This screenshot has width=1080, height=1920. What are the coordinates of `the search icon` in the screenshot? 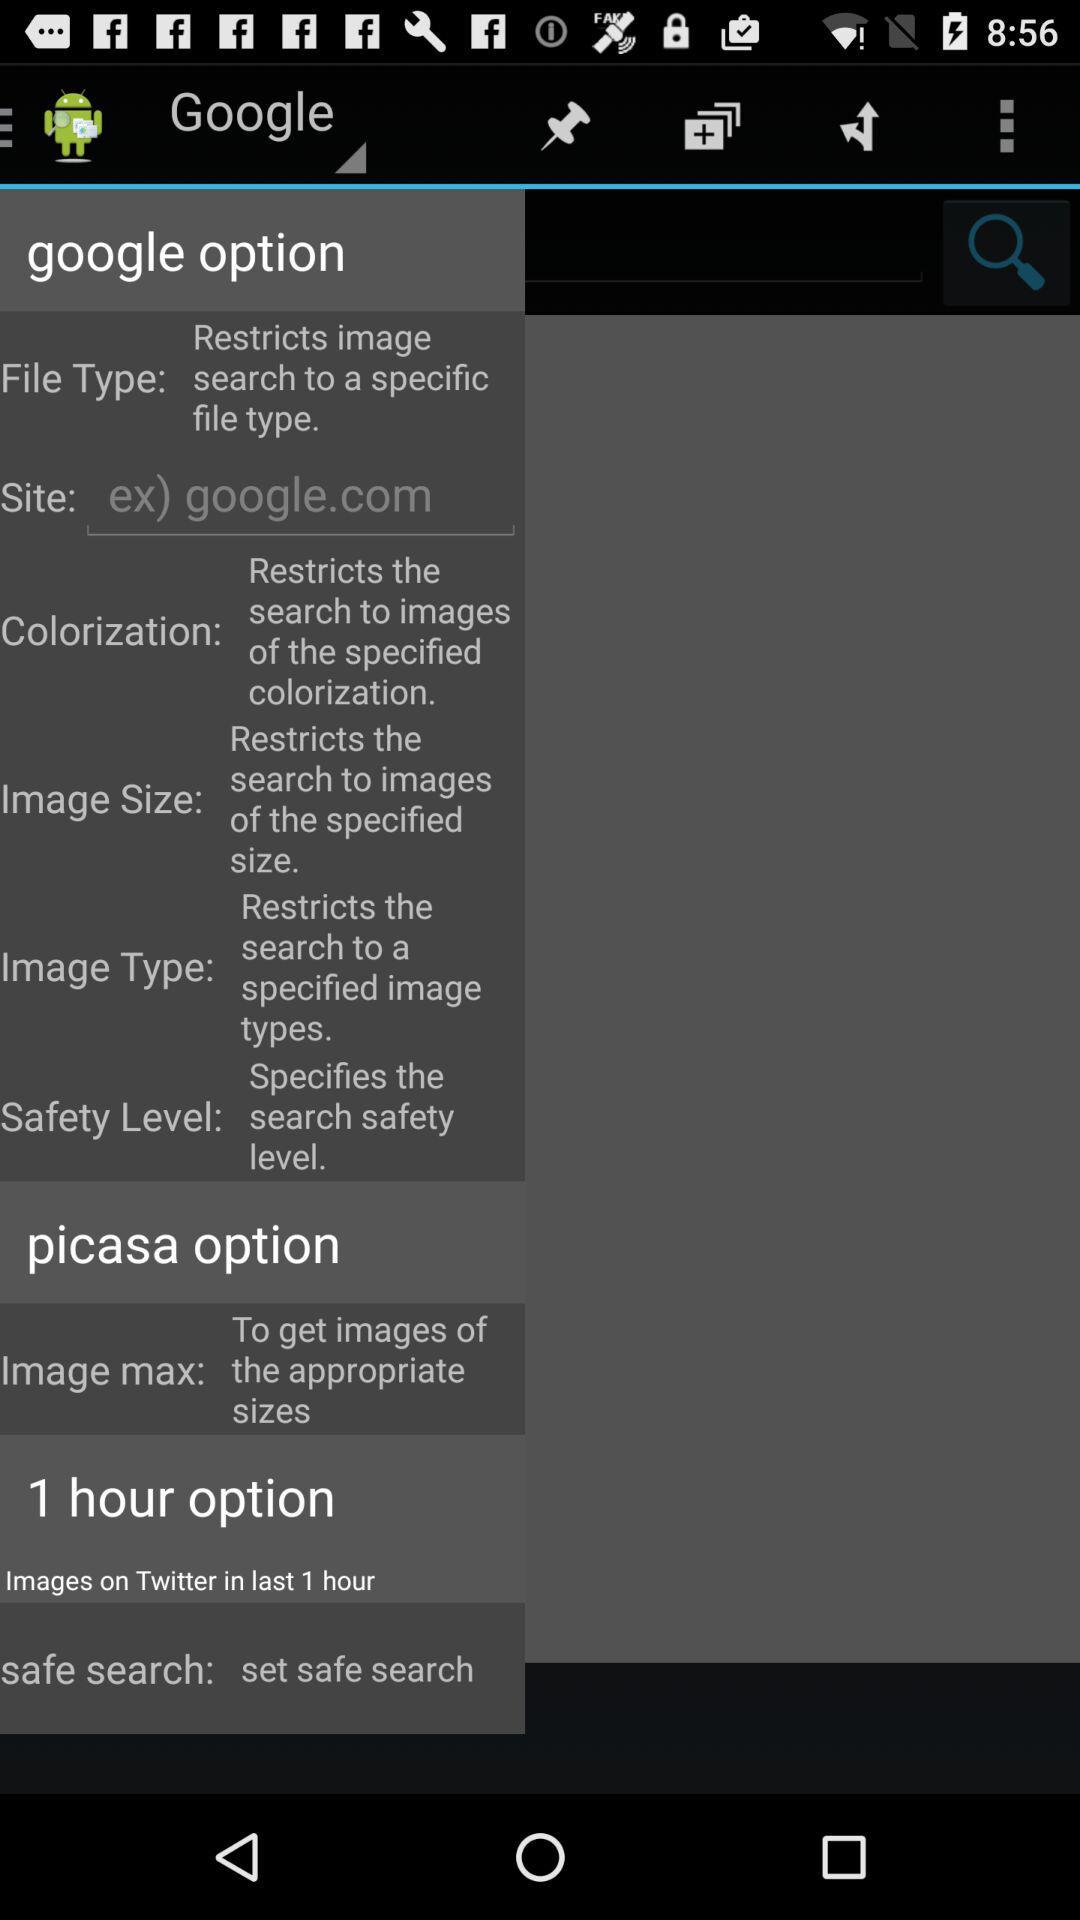 It's located at (1006, 268).